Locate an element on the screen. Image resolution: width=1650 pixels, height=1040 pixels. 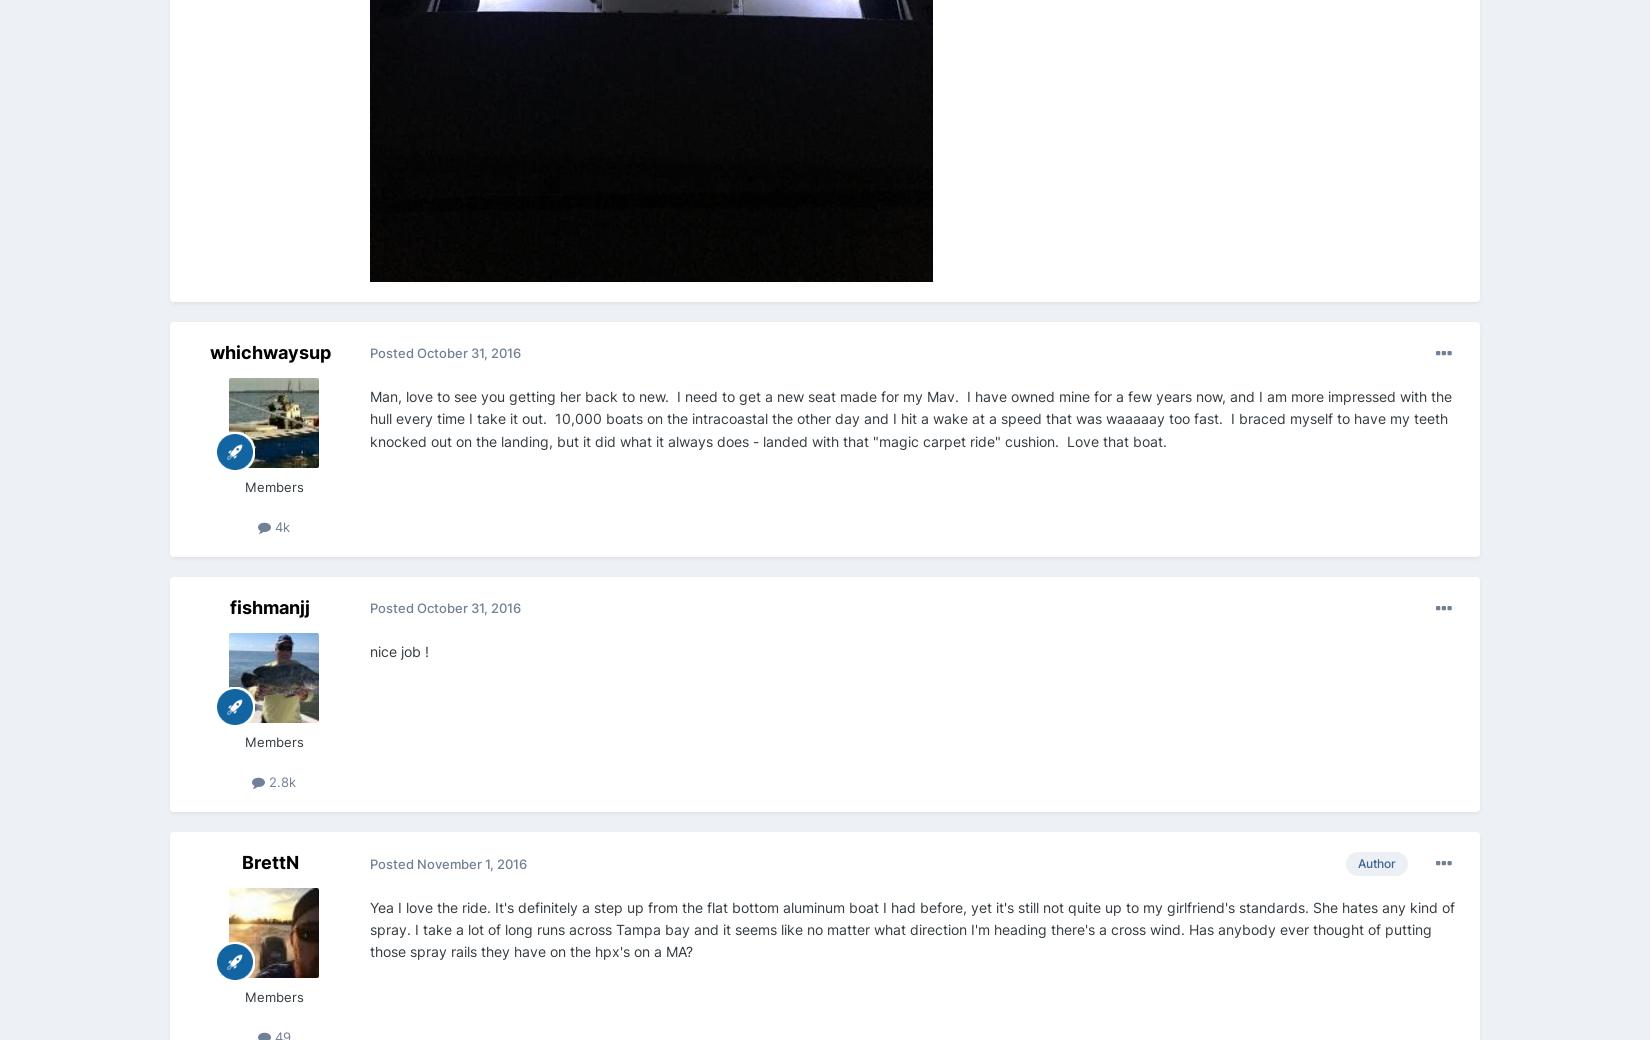
'4k' is located at coordinates (280, 525).